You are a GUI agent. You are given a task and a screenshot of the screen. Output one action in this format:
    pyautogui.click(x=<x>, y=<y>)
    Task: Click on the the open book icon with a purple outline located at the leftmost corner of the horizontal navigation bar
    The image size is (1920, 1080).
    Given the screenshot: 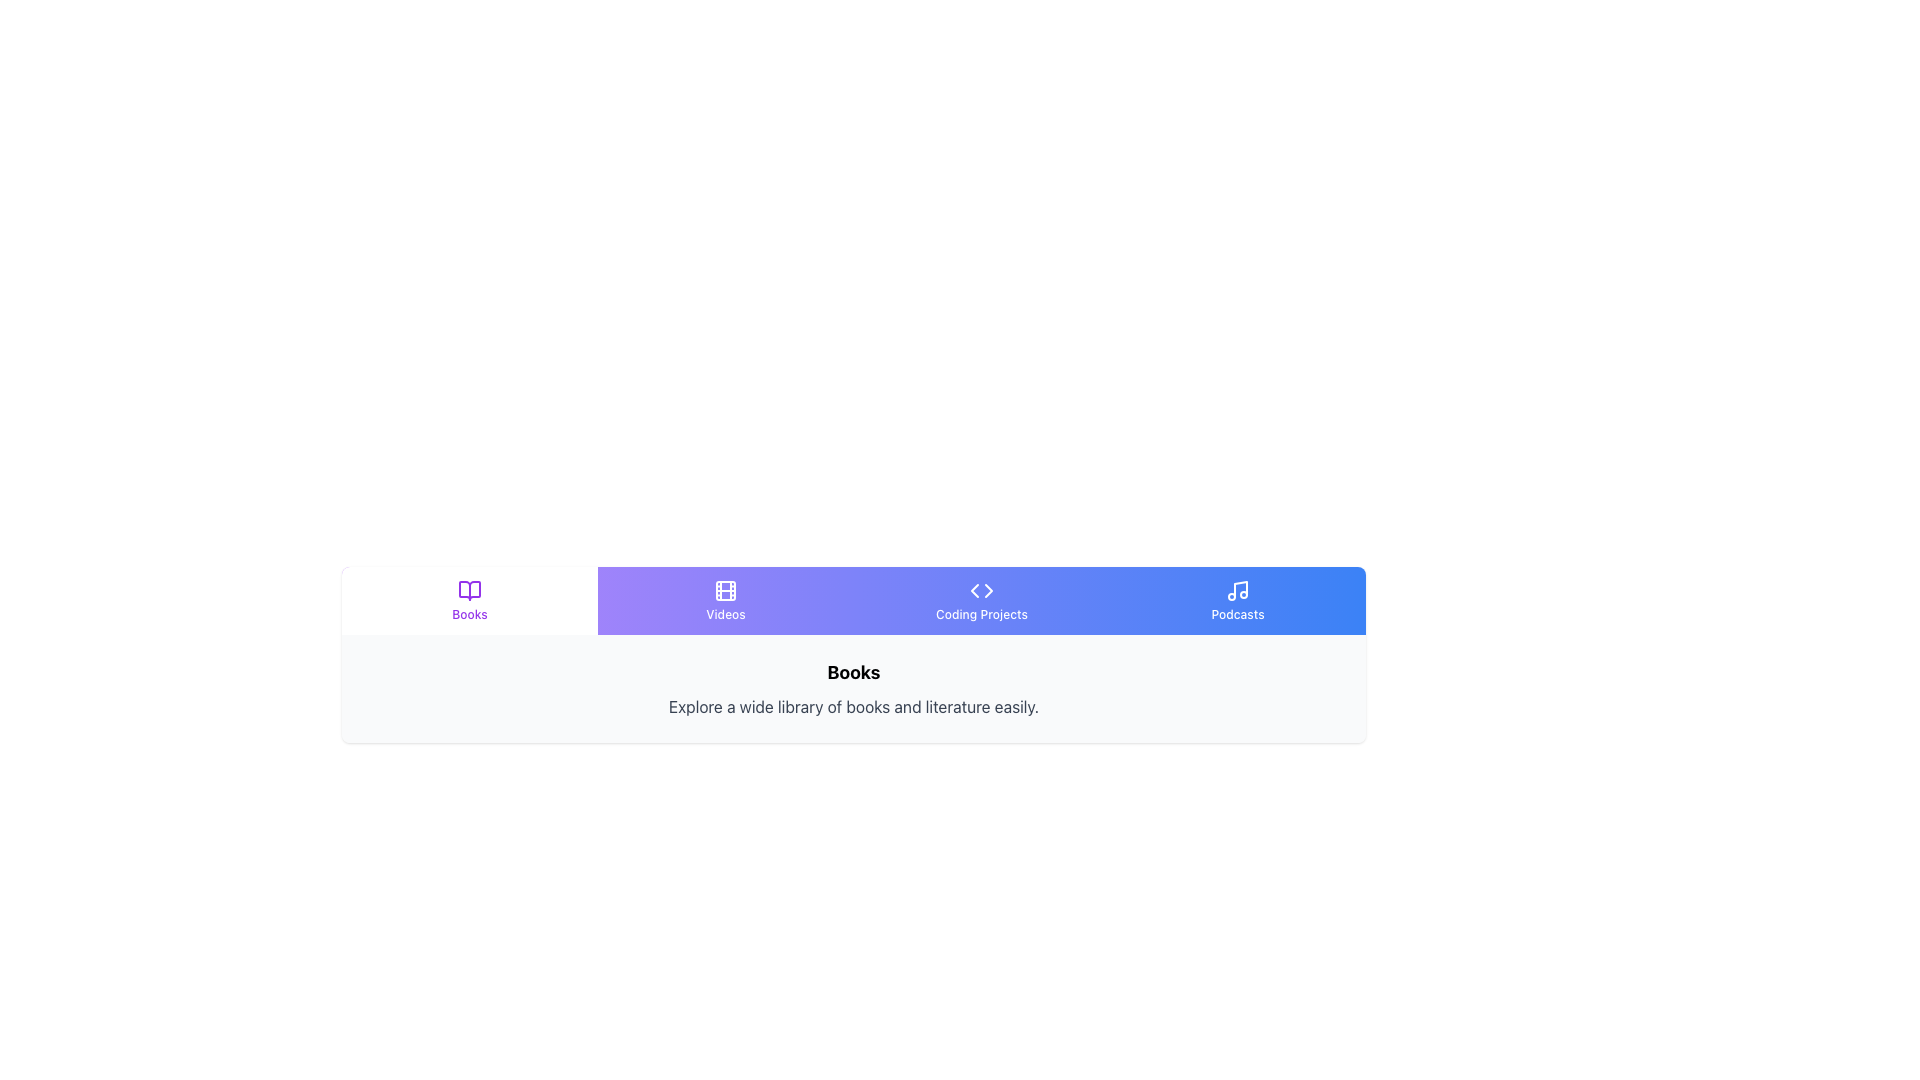 What is the action you would take?
    pyautogui.click(x=469, y=589)
    